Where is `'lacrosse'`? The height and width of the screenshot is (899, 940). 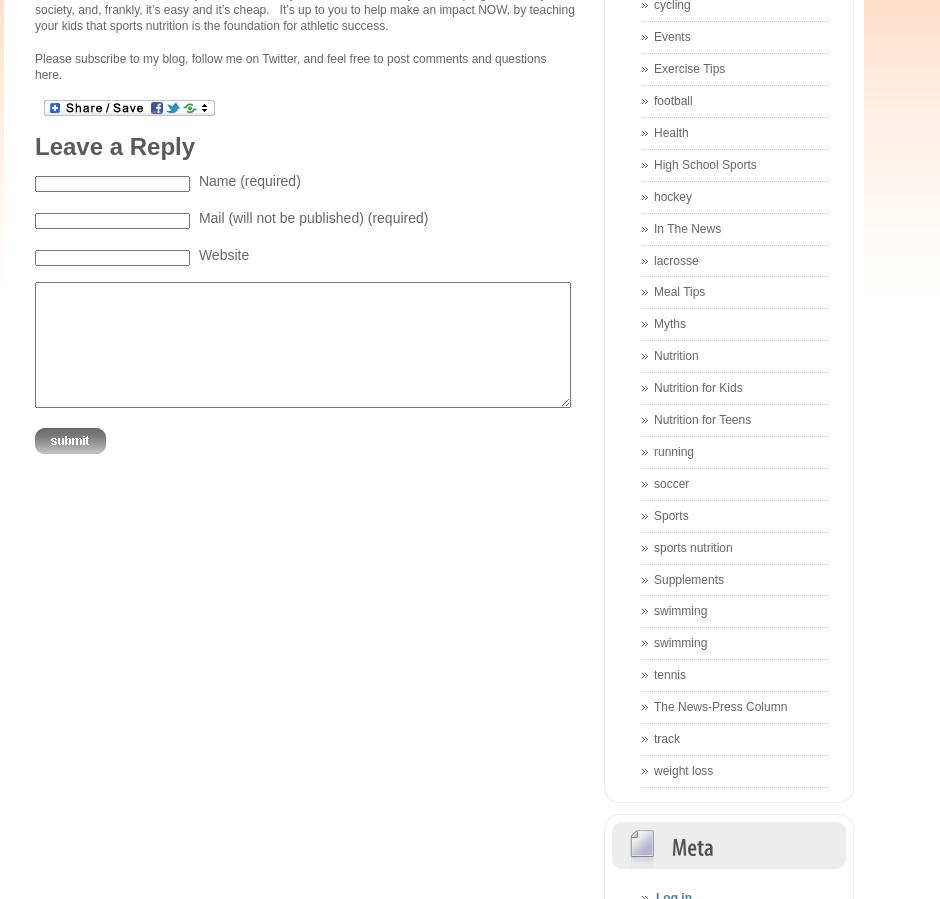 'lacrosse' is located at coordinates (674, 259).